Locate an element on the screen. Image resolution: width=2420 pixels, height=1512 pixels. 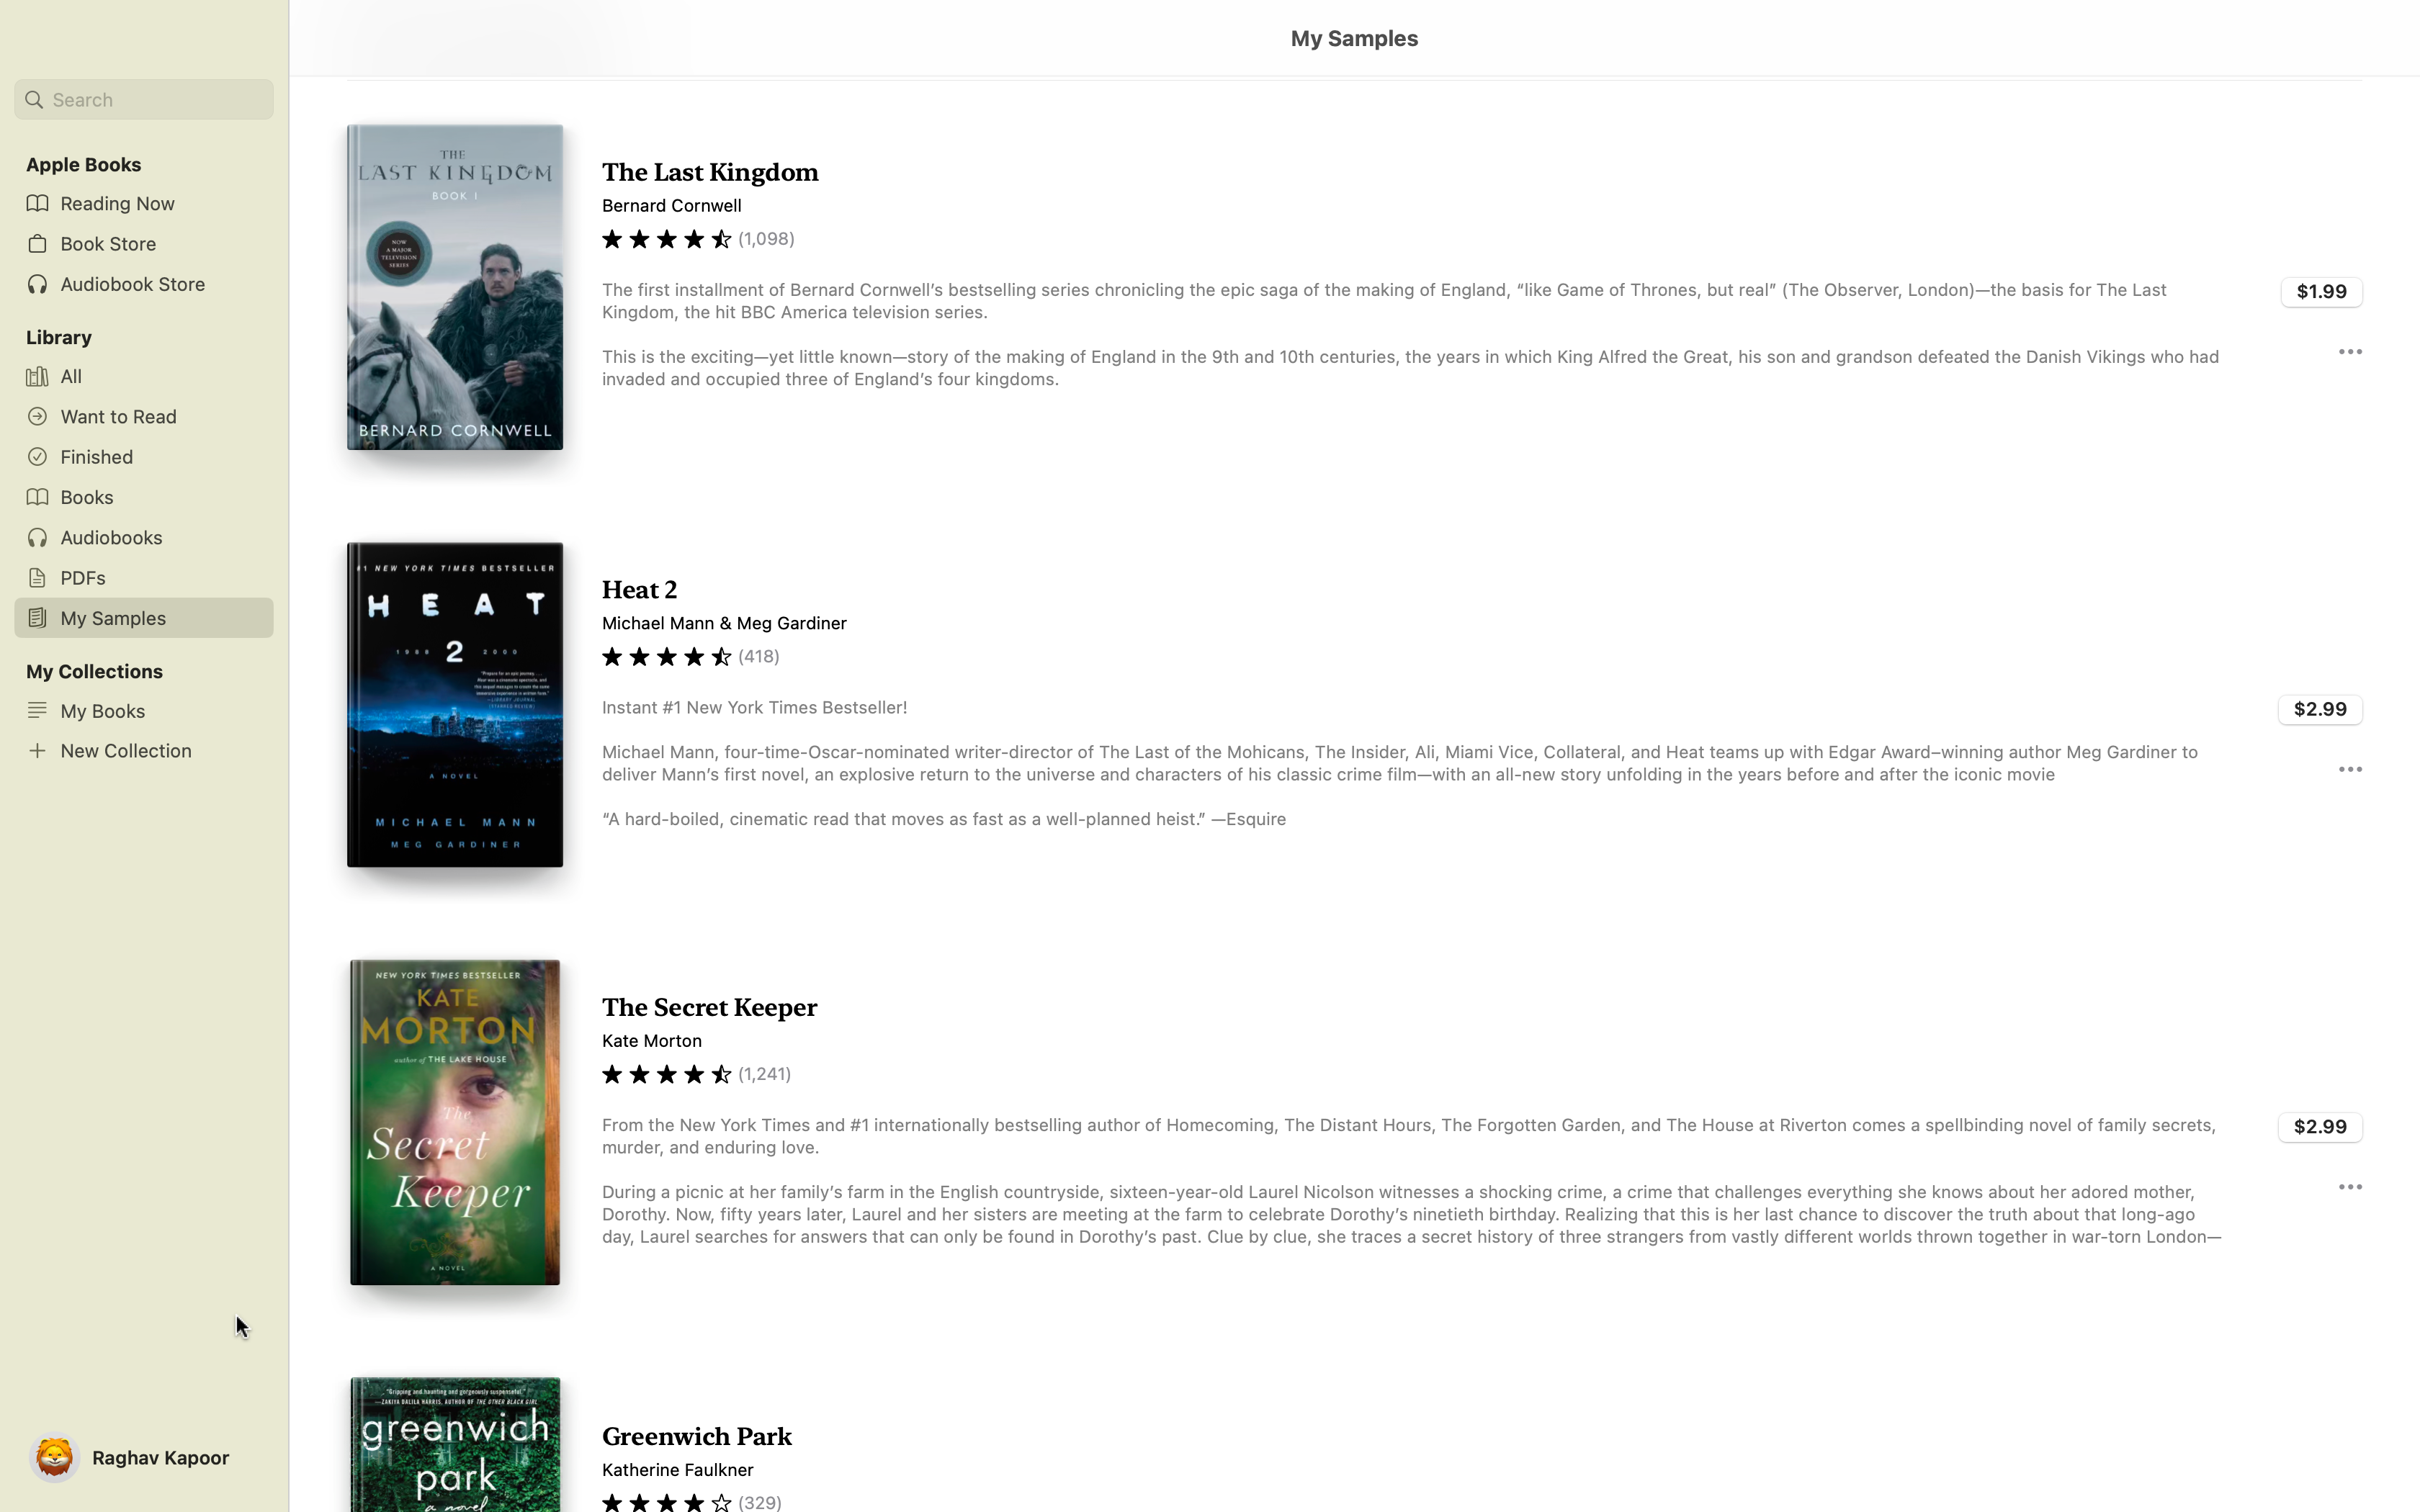
Double click and open the "Last Kingdom" excerpt is located at coordinates (1353, 289).